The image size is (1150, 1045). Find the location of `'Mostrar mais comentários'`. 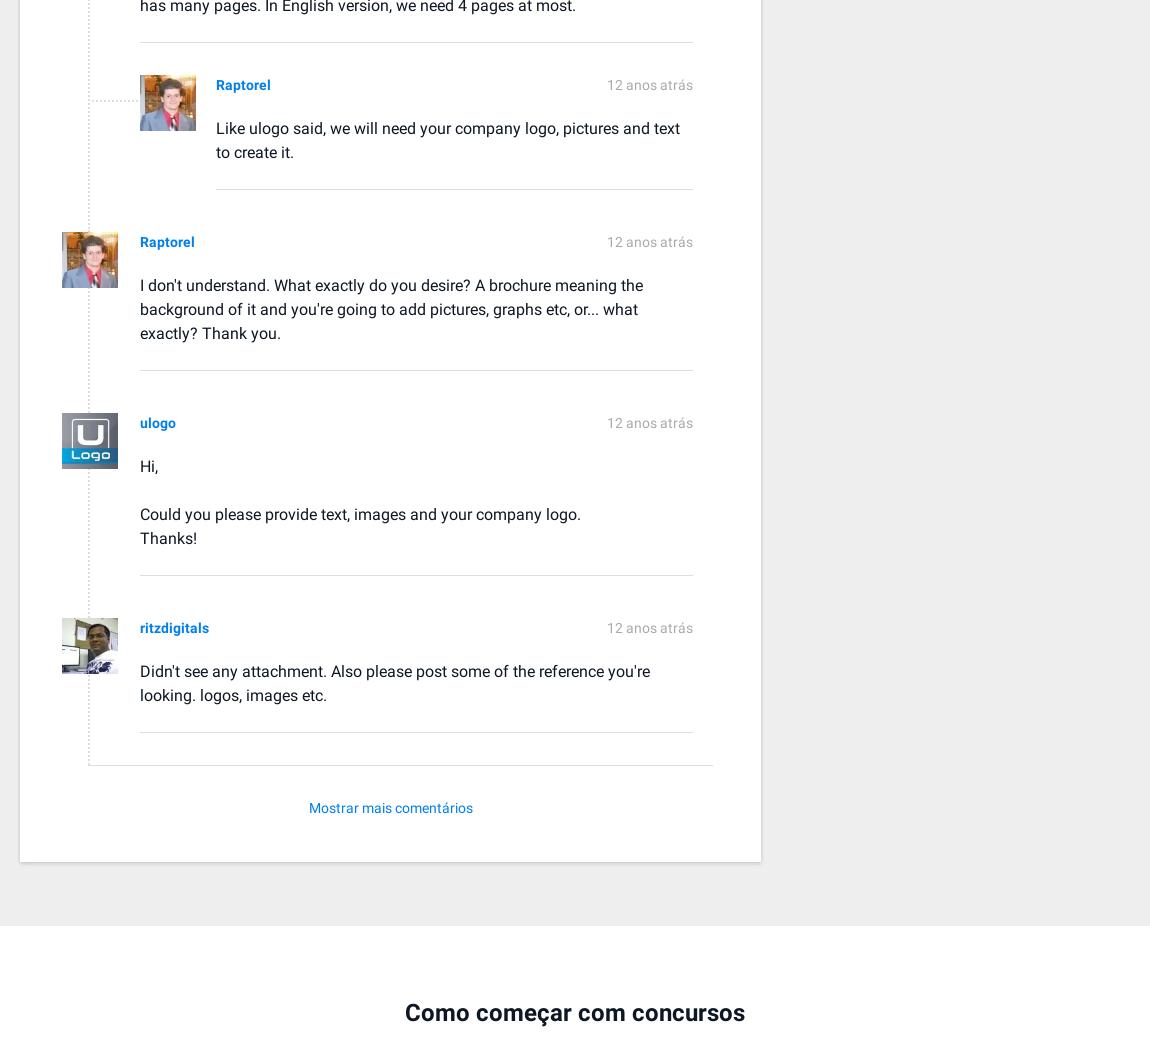

'Mostrar mais comentários' is located at coordinates (389, 806).